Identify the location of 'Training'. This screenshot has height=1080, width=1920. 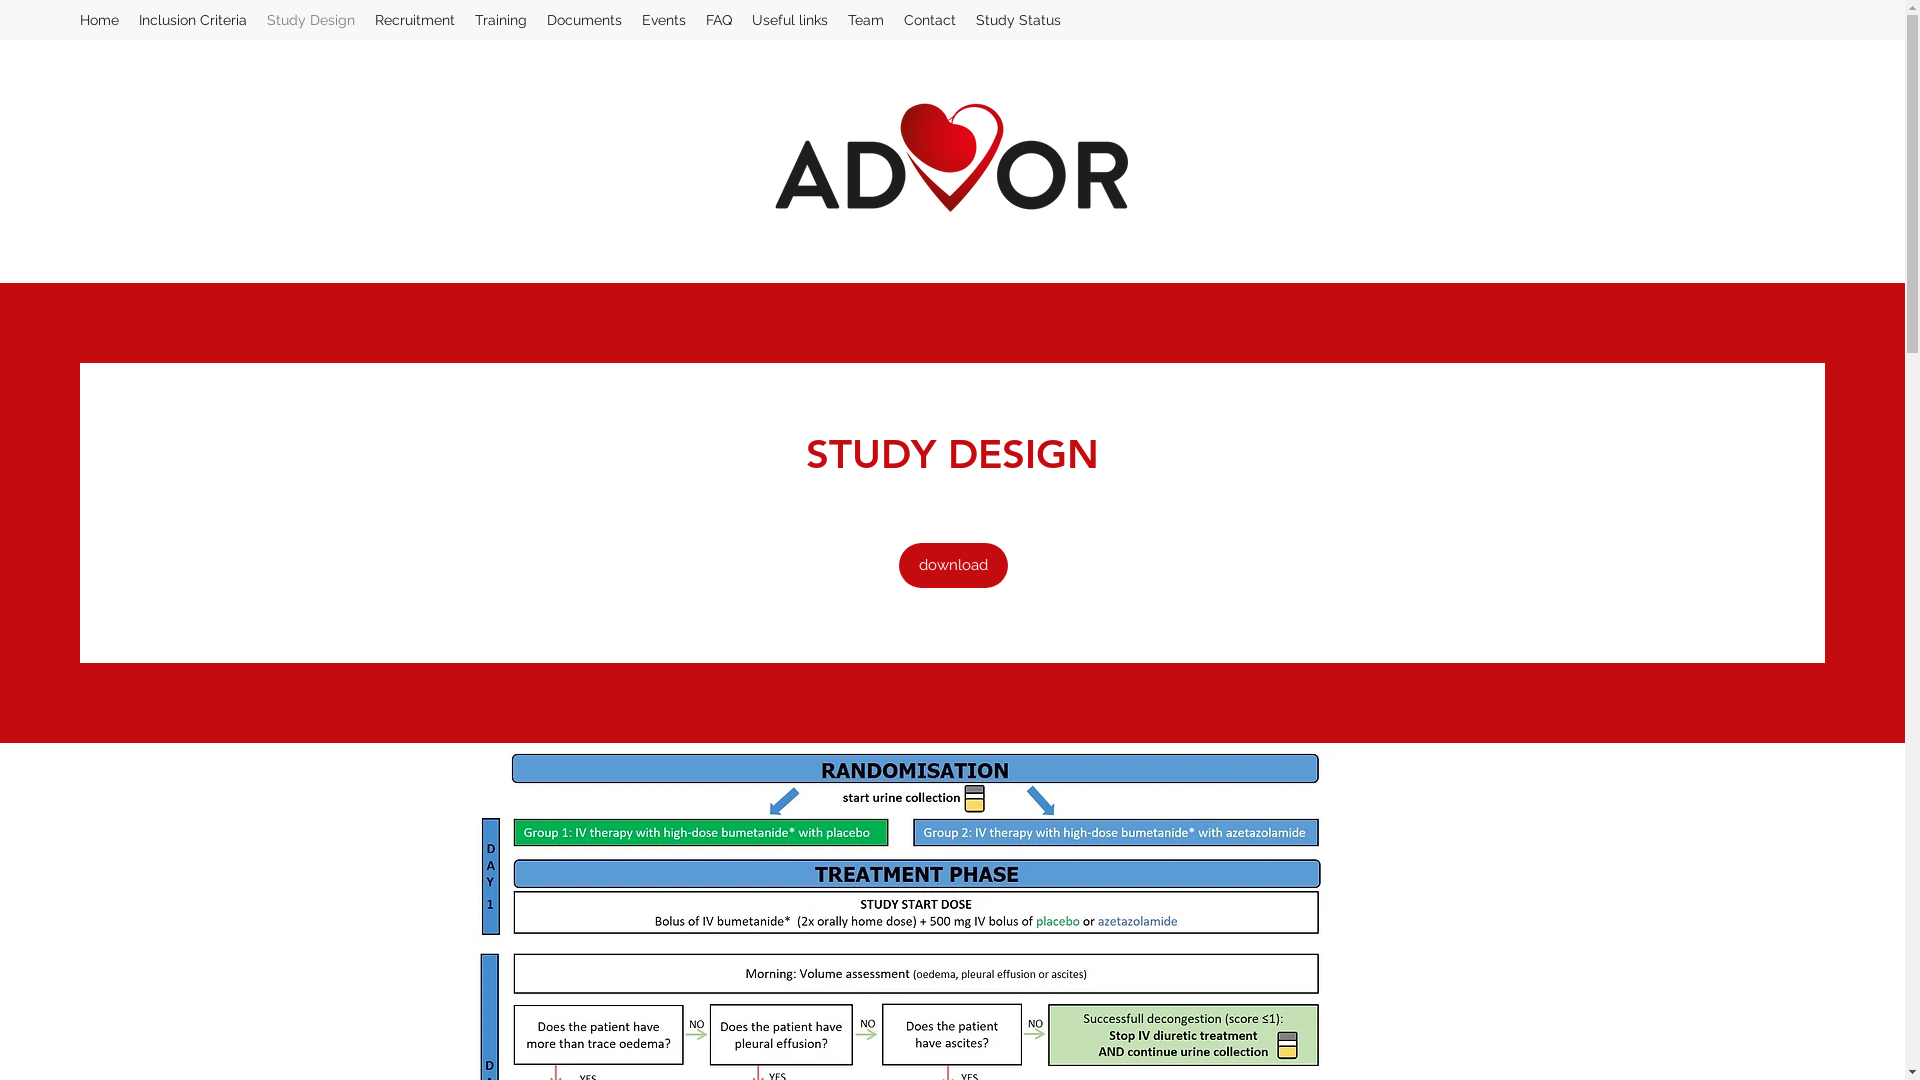
(500, 19).